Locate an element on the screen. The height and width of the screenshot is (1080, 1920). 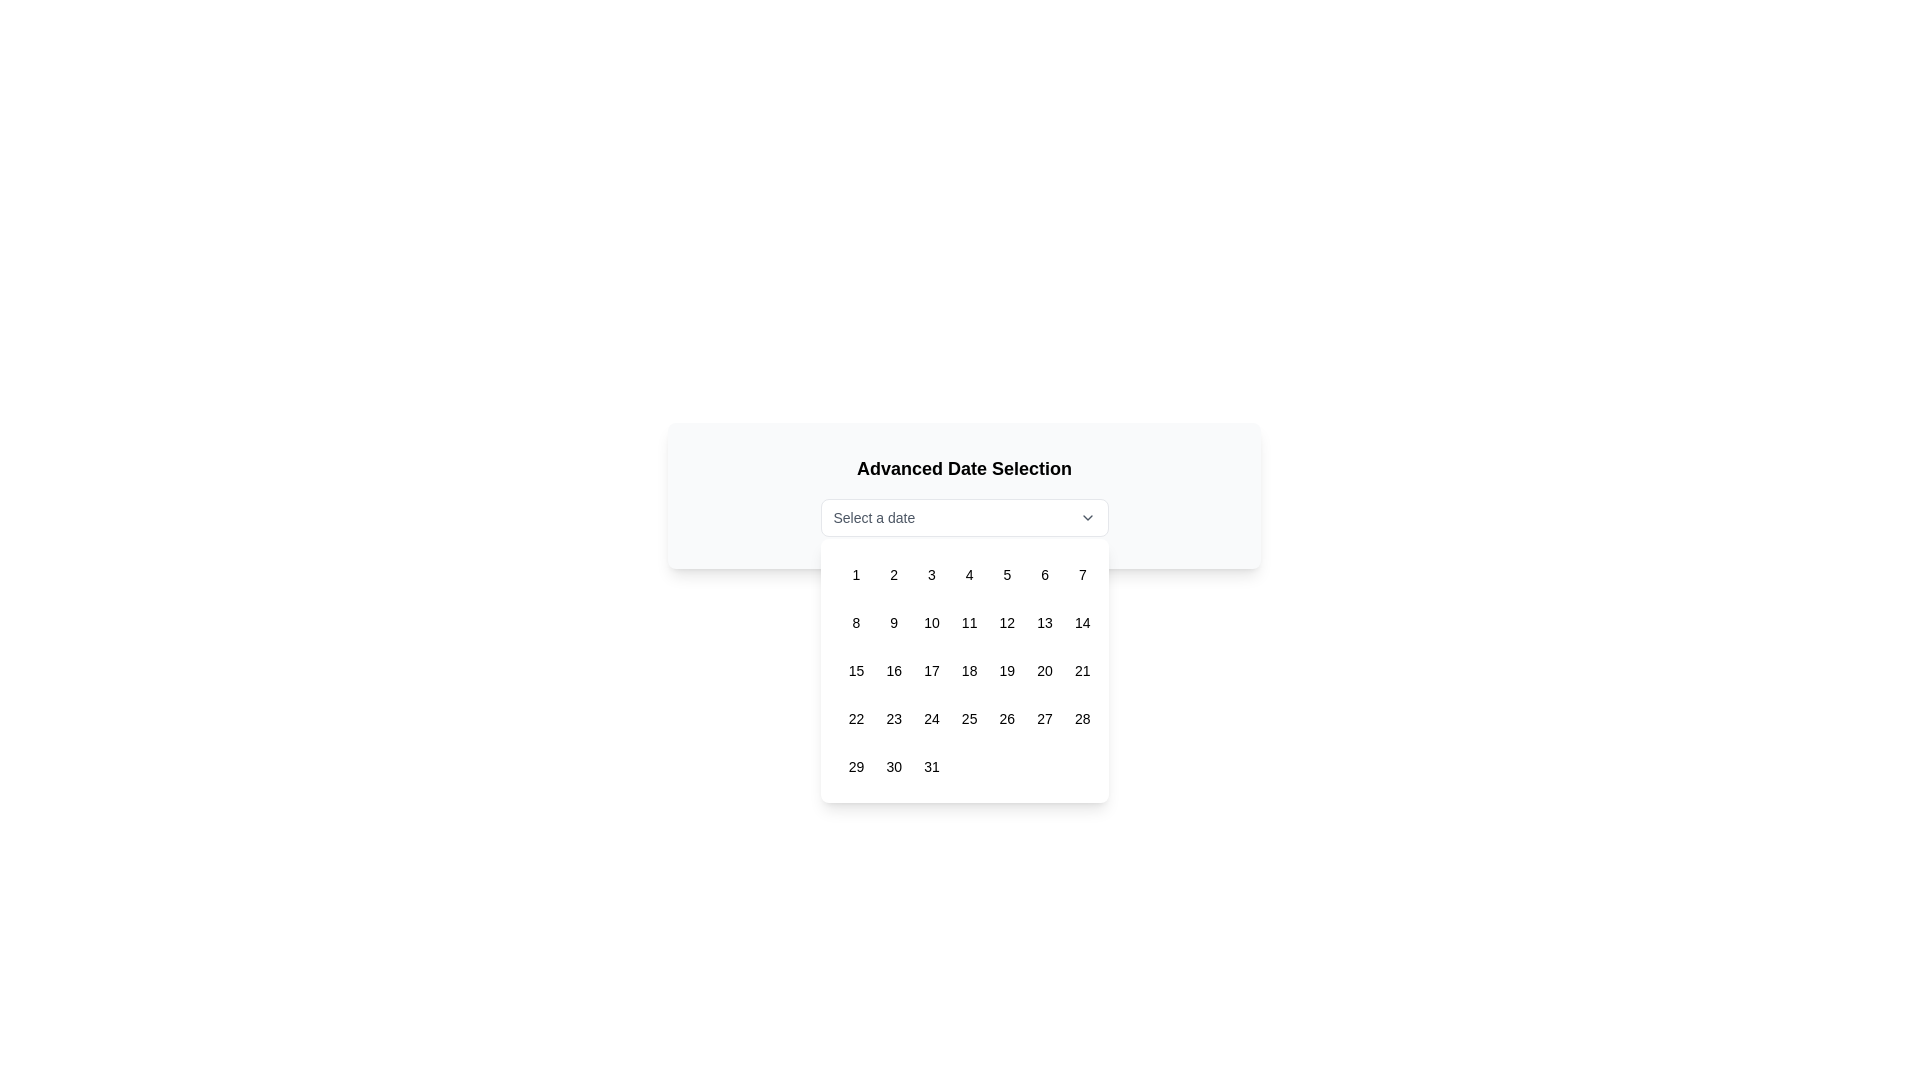
the button labeled '10' in the calendar interface is located at coordinates (930, 622).